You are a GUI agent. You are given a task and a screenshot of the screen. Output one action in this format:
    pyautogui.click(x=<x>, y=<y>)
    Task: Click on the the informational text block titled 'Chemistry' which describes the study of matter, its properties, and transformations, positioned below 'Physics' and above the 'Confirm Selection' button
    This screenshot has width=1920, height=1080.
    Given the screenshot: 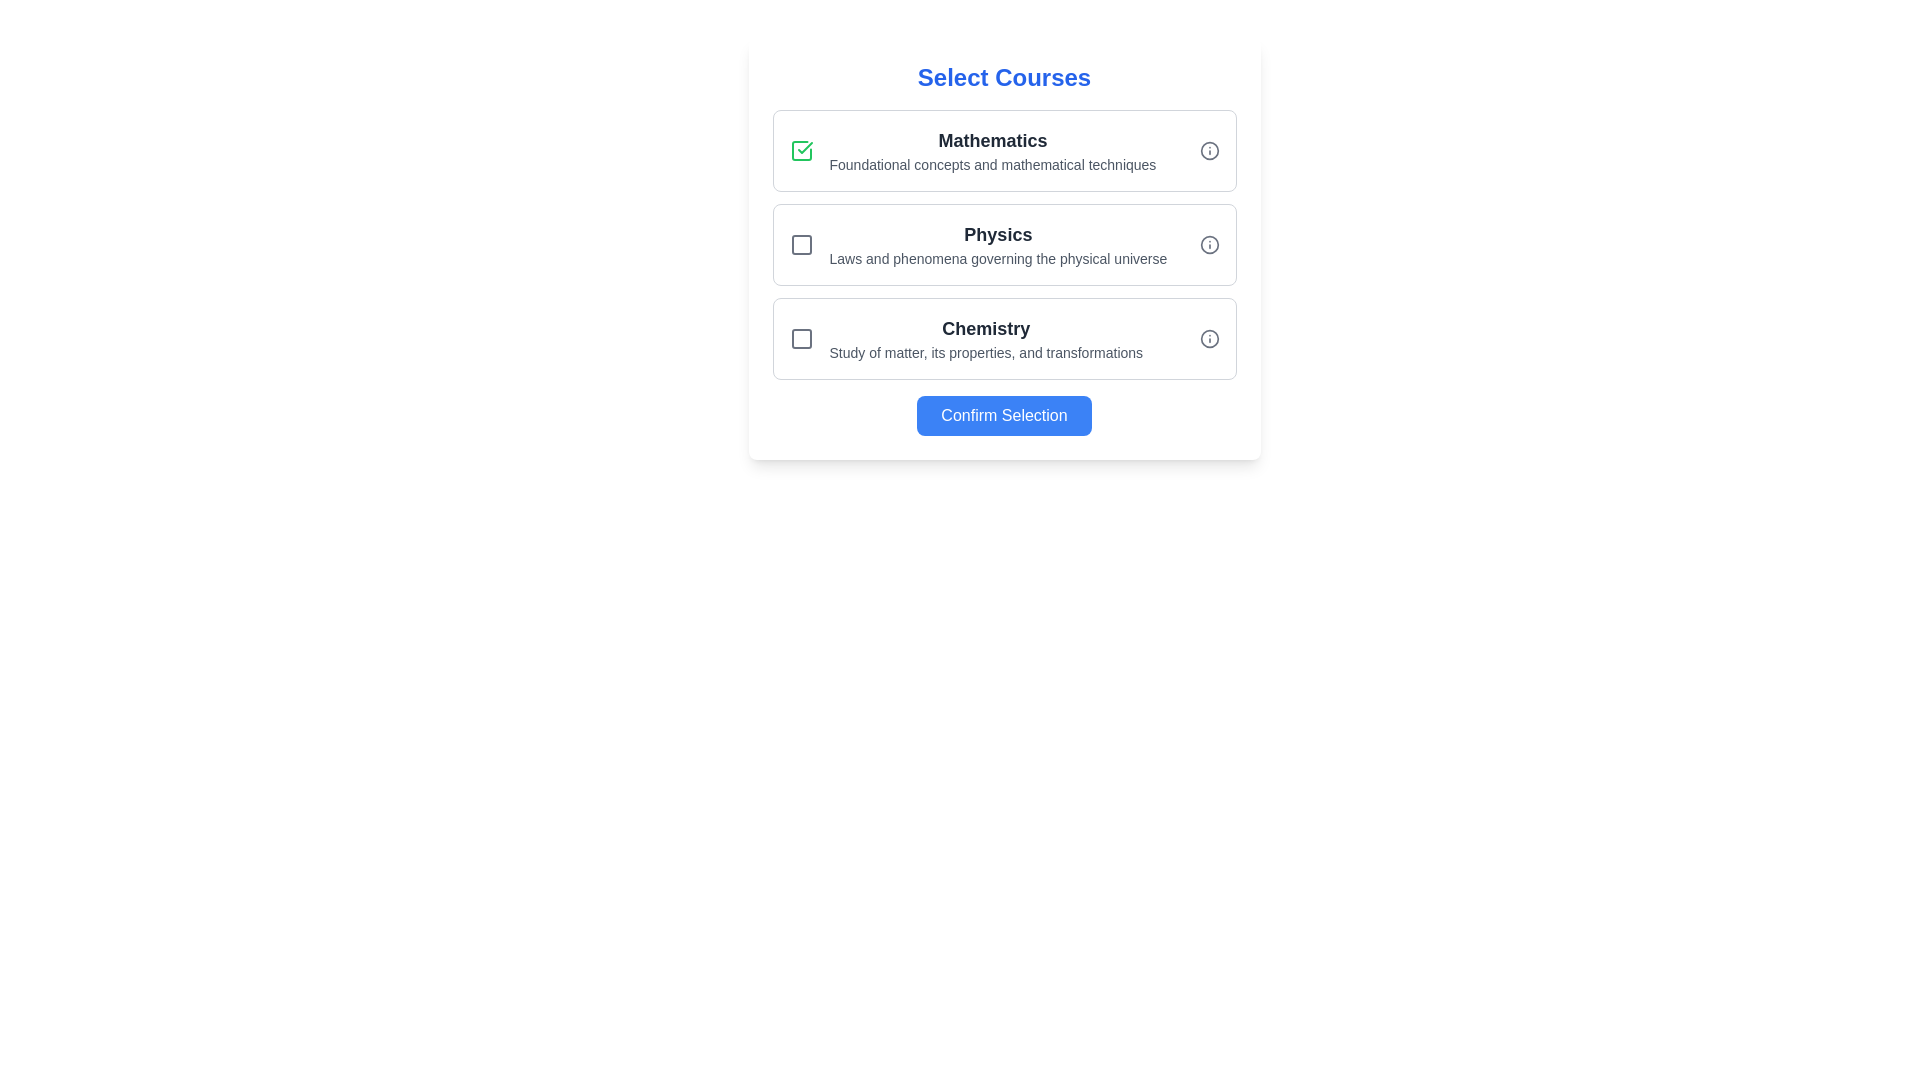 What is the action you would take?
    pyautogui.click(x=966, y=338)
    